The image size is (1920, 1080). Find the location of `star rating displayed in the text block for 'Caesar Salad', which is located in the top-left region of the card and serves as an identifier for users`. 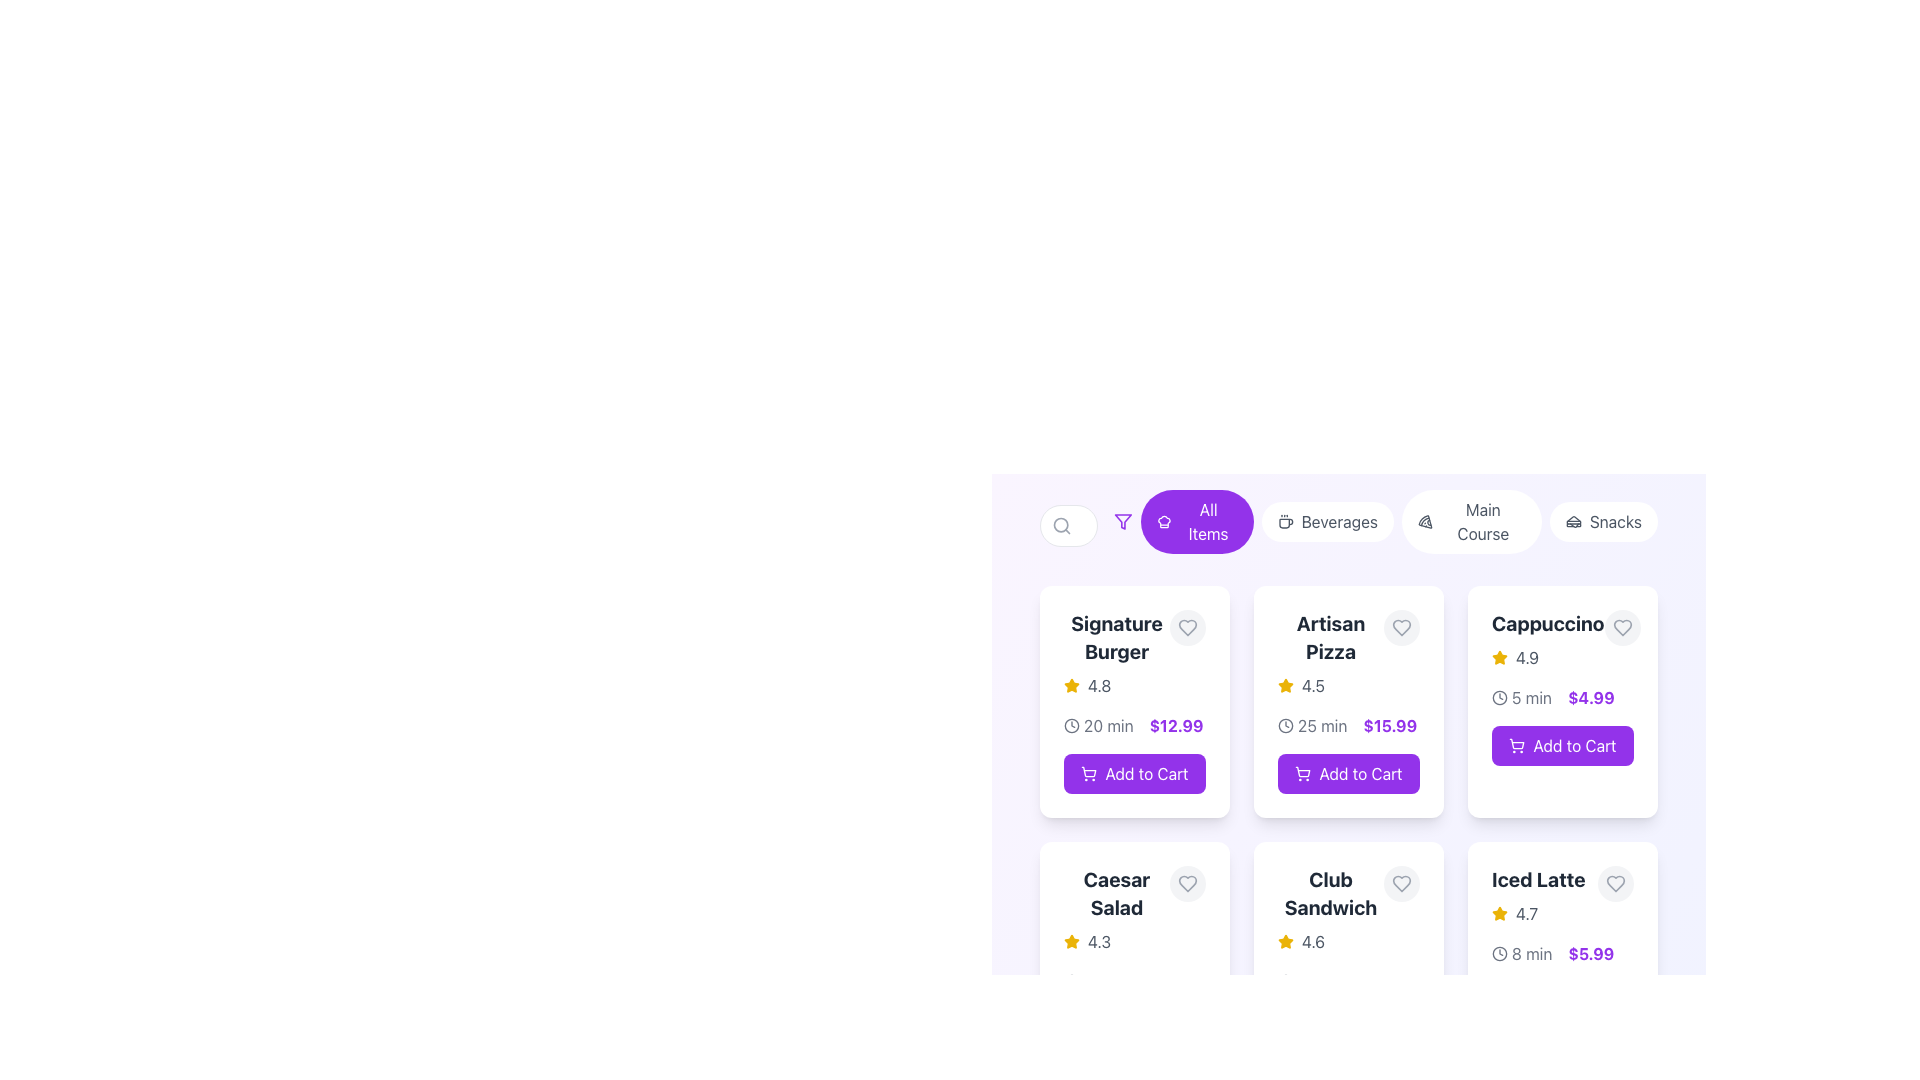

star rating displayed in the text block for 'Caesar Salad', which is located in the top-left region of the card and serves as an identifier for users is located at coordinates (1134, 910).